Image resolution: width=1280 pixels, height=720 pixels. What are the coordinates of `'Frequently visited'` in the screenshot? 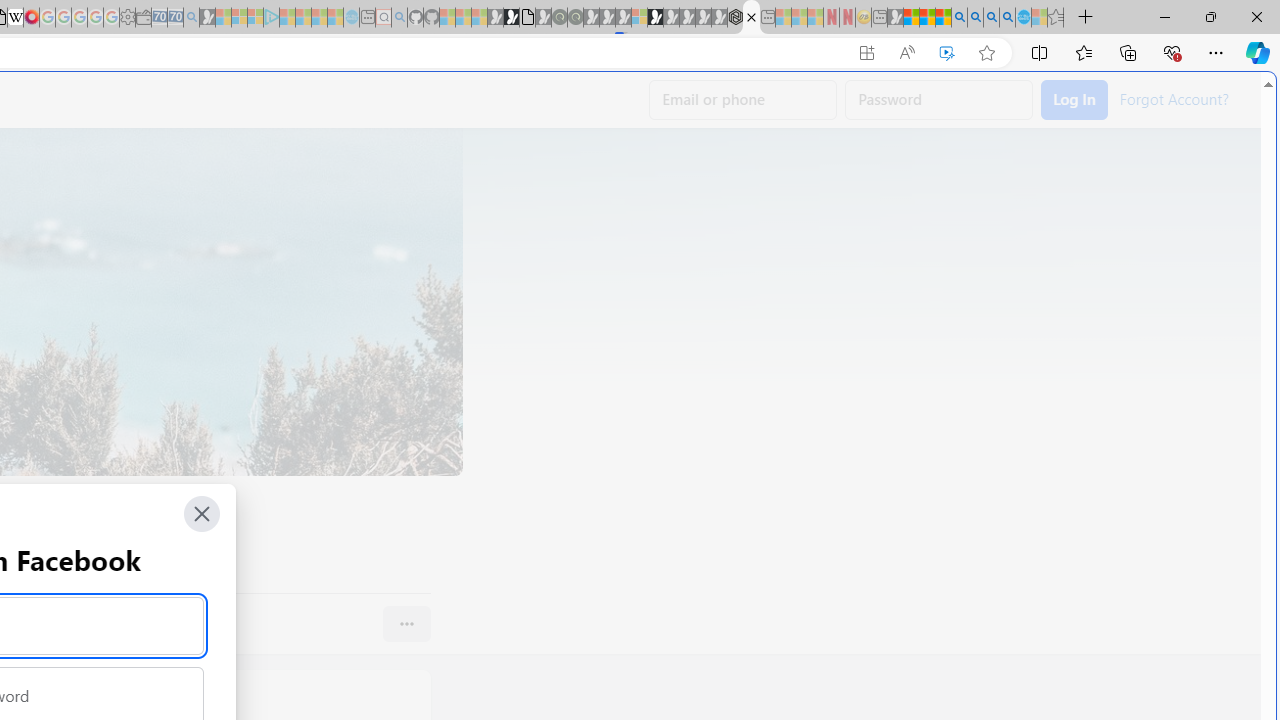 It's located at (417, 265).